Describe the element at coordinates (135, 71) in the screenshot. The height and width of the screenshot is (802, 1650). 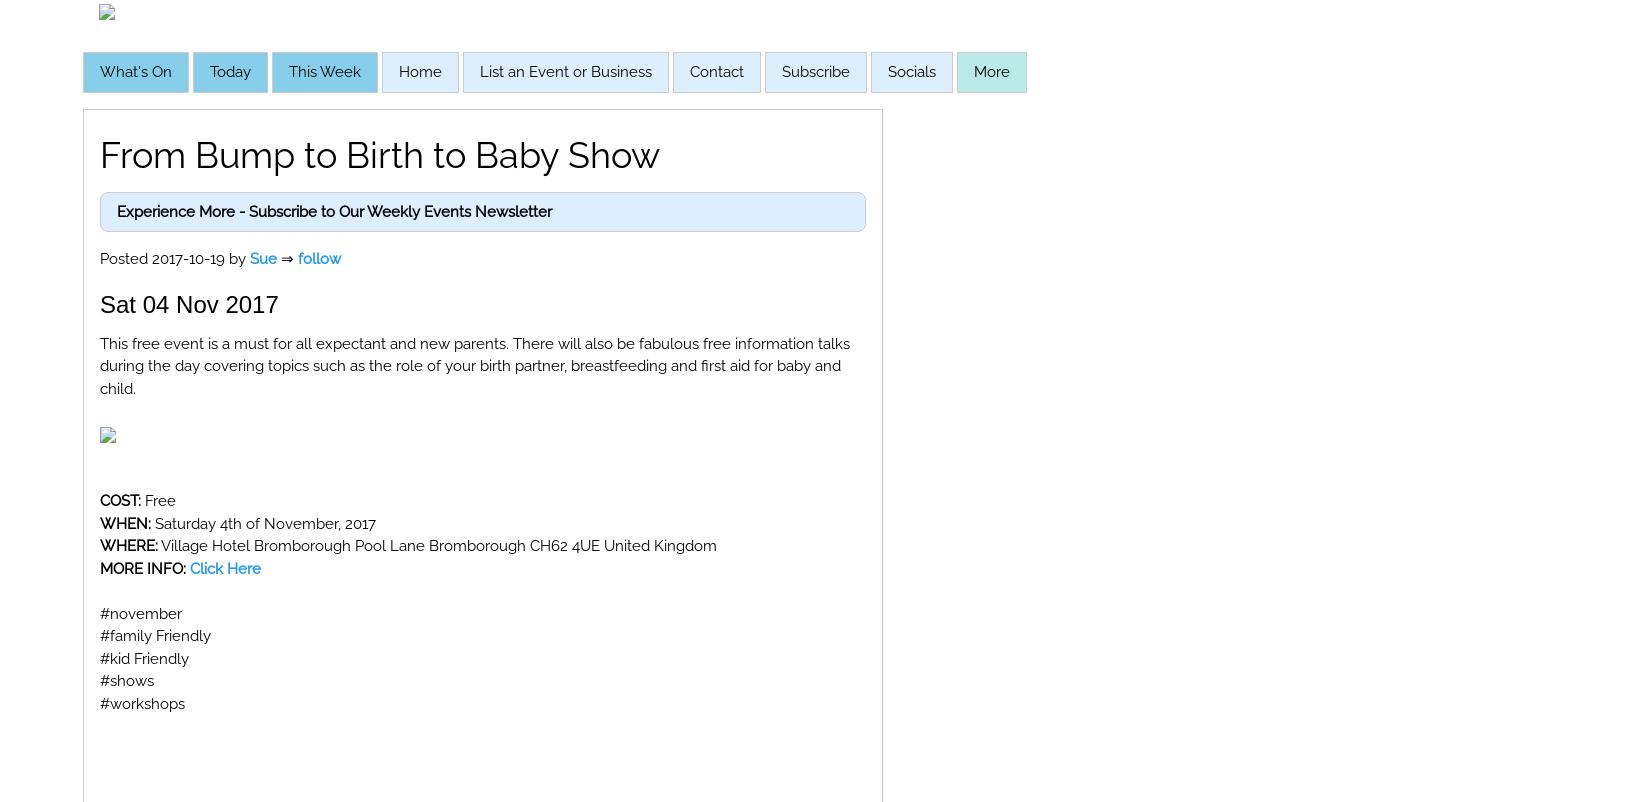
I see `'What's On'` at that location.